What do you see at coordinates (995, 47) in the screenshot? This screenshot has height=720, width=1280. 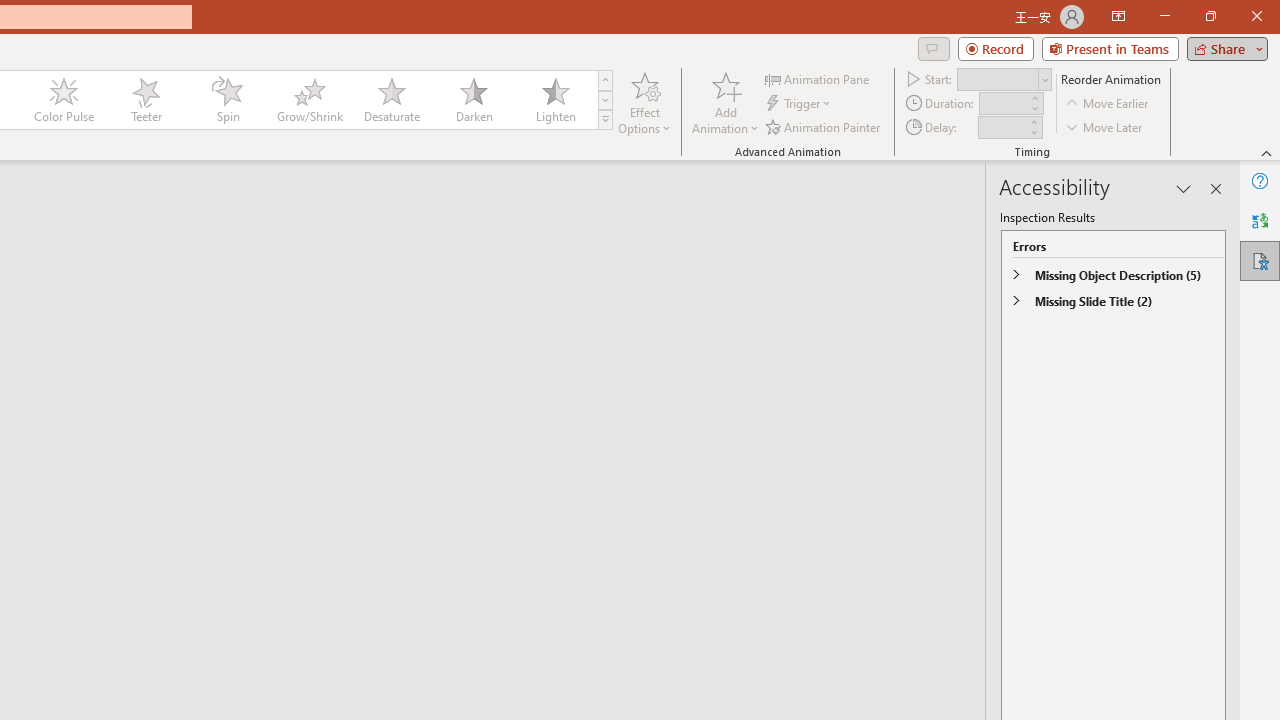 I see `'Record'` at bounding box center [995, 47].